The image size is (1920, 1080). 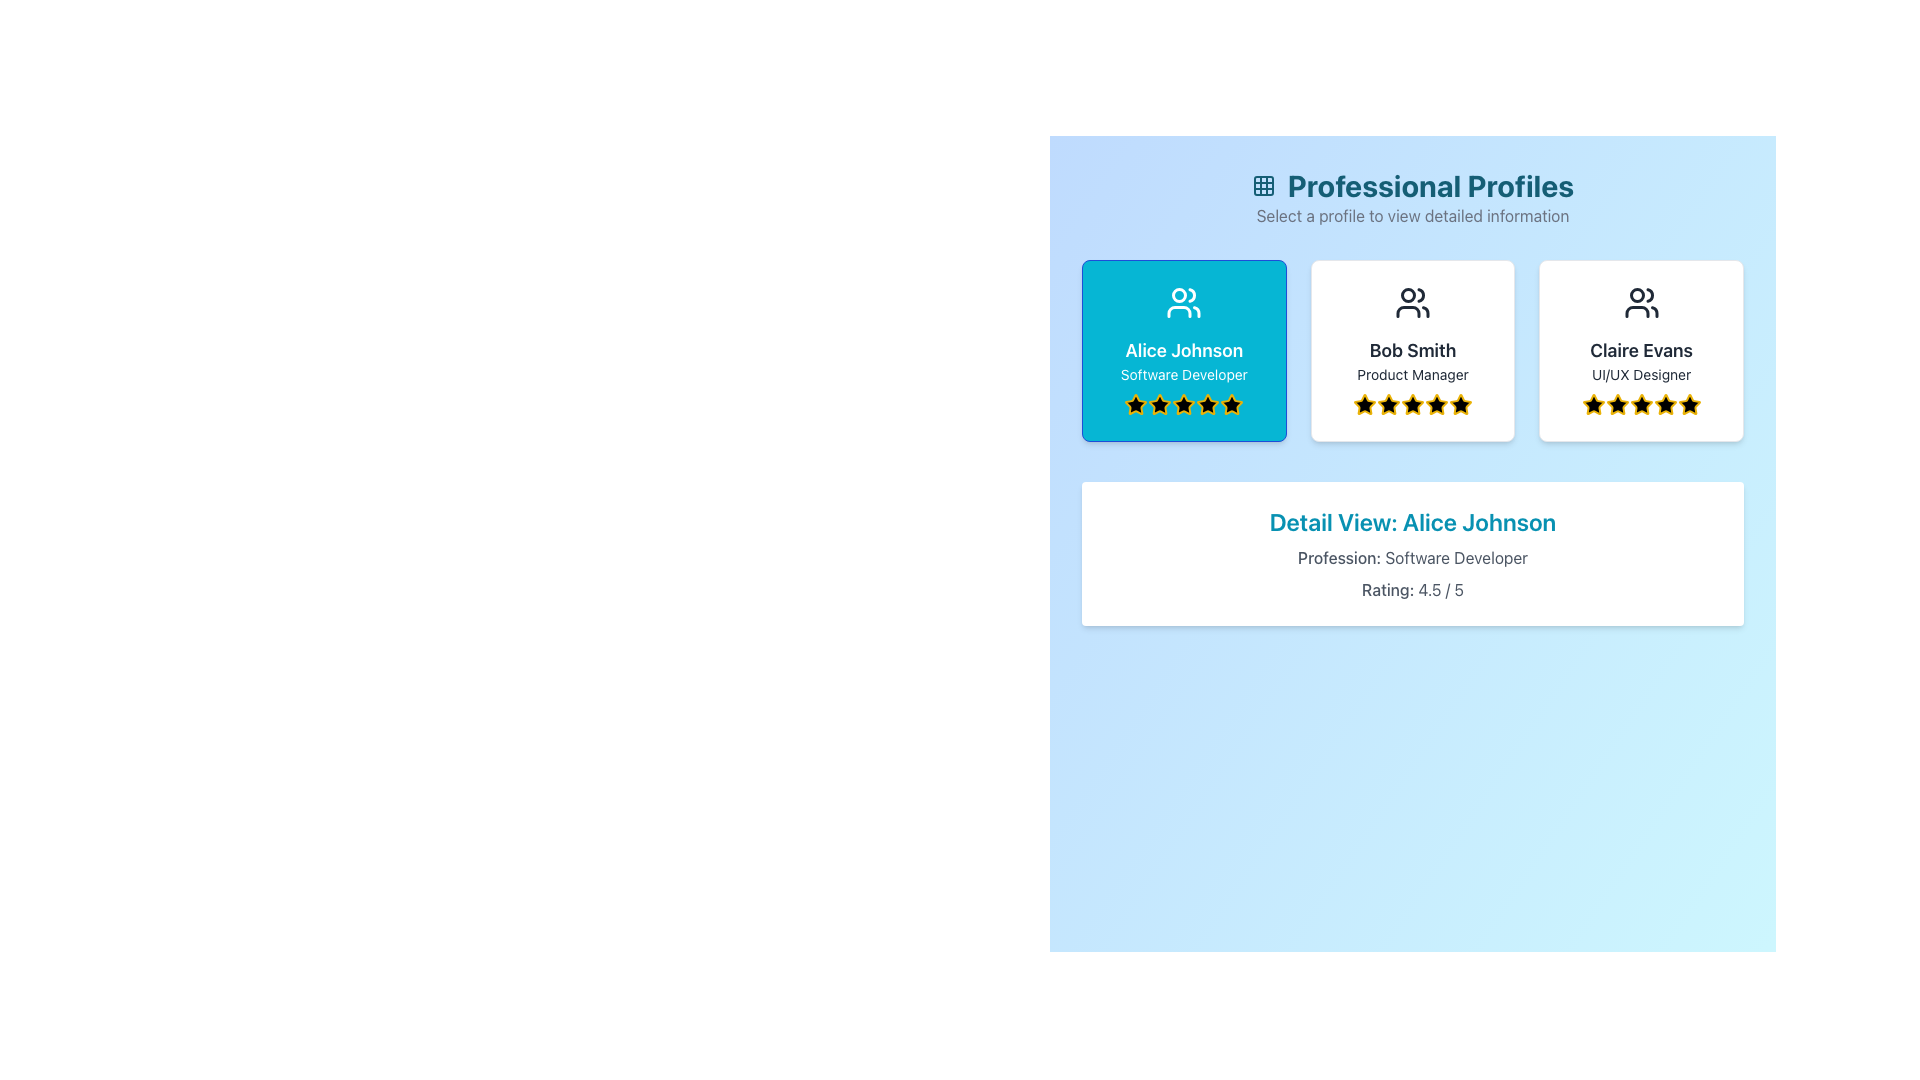 I want to click on the small circle graphical subcomponent of the 'users' SVG icon, which is centrally positioned among its sibling elements, so click(x=1407, y=295).